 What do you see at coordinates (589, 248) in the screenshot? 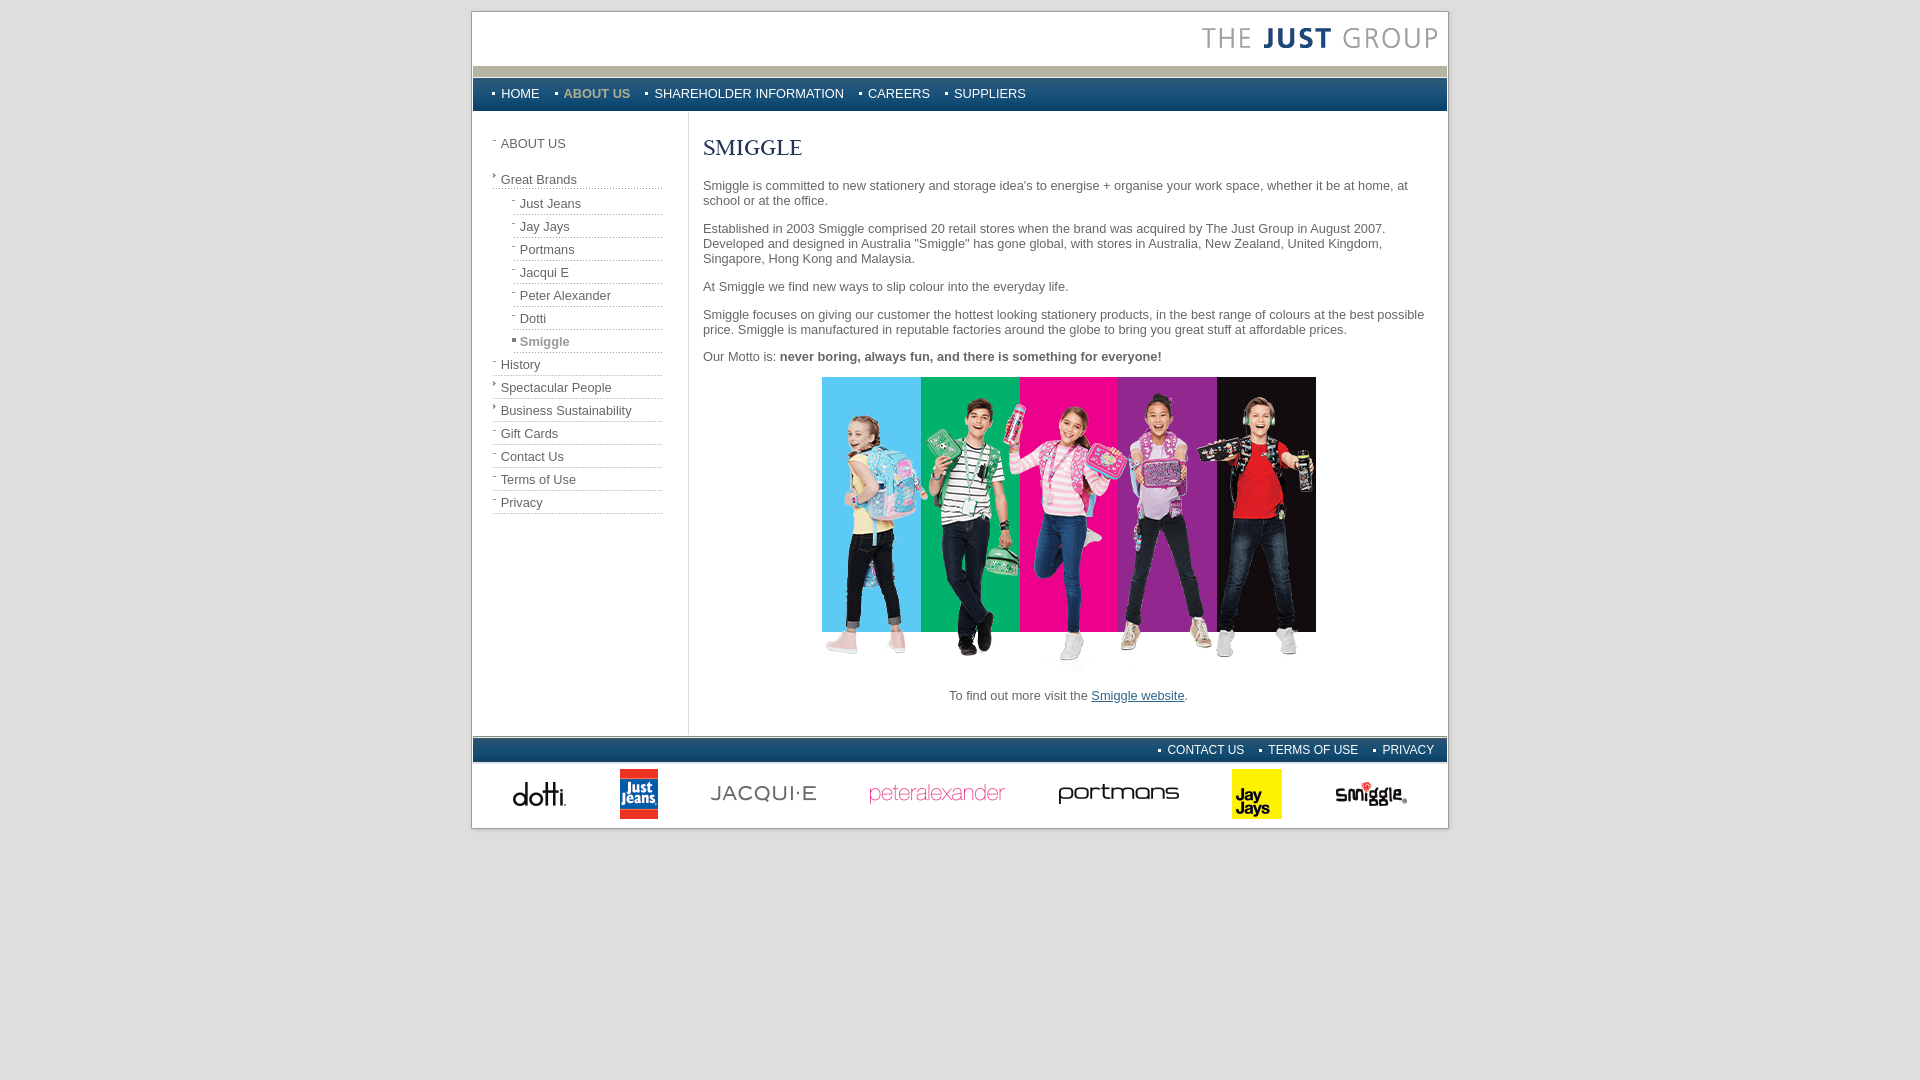
I see `'Portmans'` at bounding box center [589, 248].